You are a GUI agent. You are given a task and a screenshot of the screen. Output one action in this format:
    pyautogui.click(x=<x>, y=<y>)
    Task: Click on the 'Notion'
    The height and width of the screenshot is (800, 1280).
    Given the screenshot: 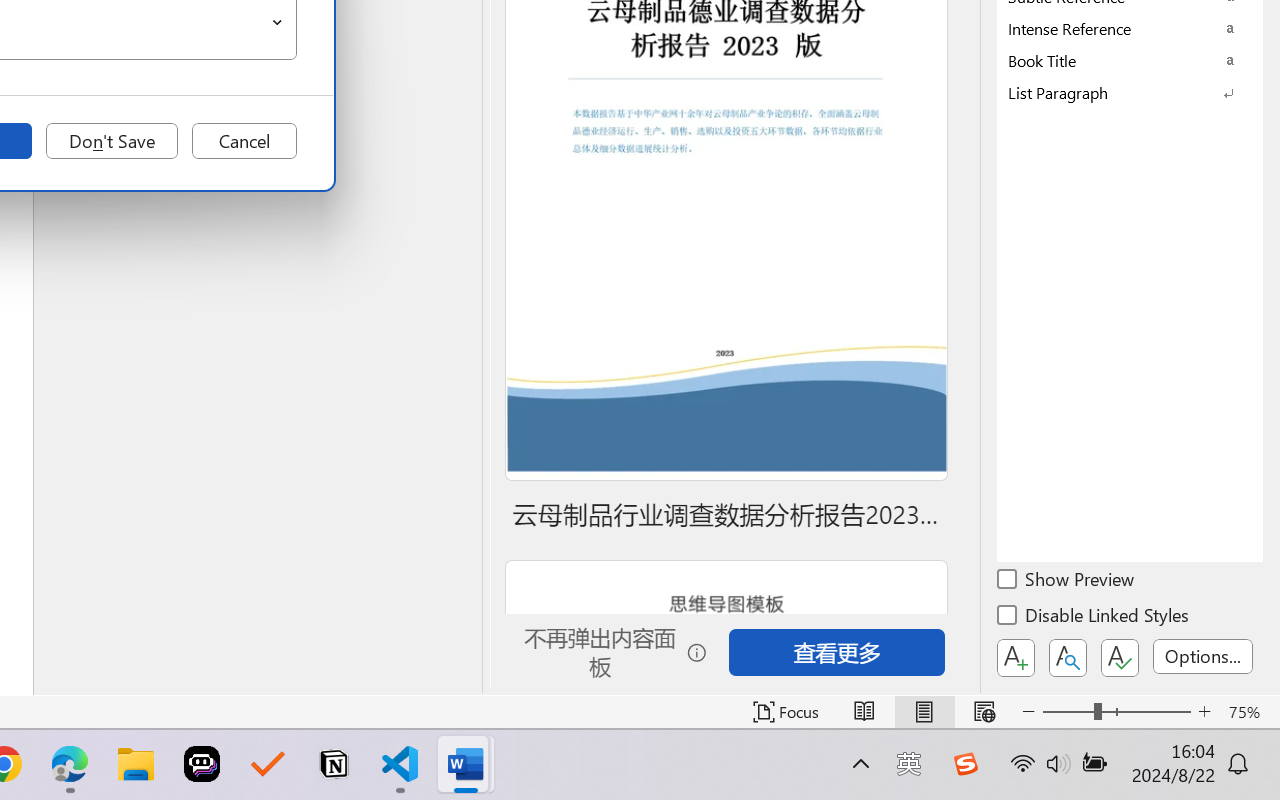 What is the action you would take?
    pyautogui.click(x=334, y=764)
    